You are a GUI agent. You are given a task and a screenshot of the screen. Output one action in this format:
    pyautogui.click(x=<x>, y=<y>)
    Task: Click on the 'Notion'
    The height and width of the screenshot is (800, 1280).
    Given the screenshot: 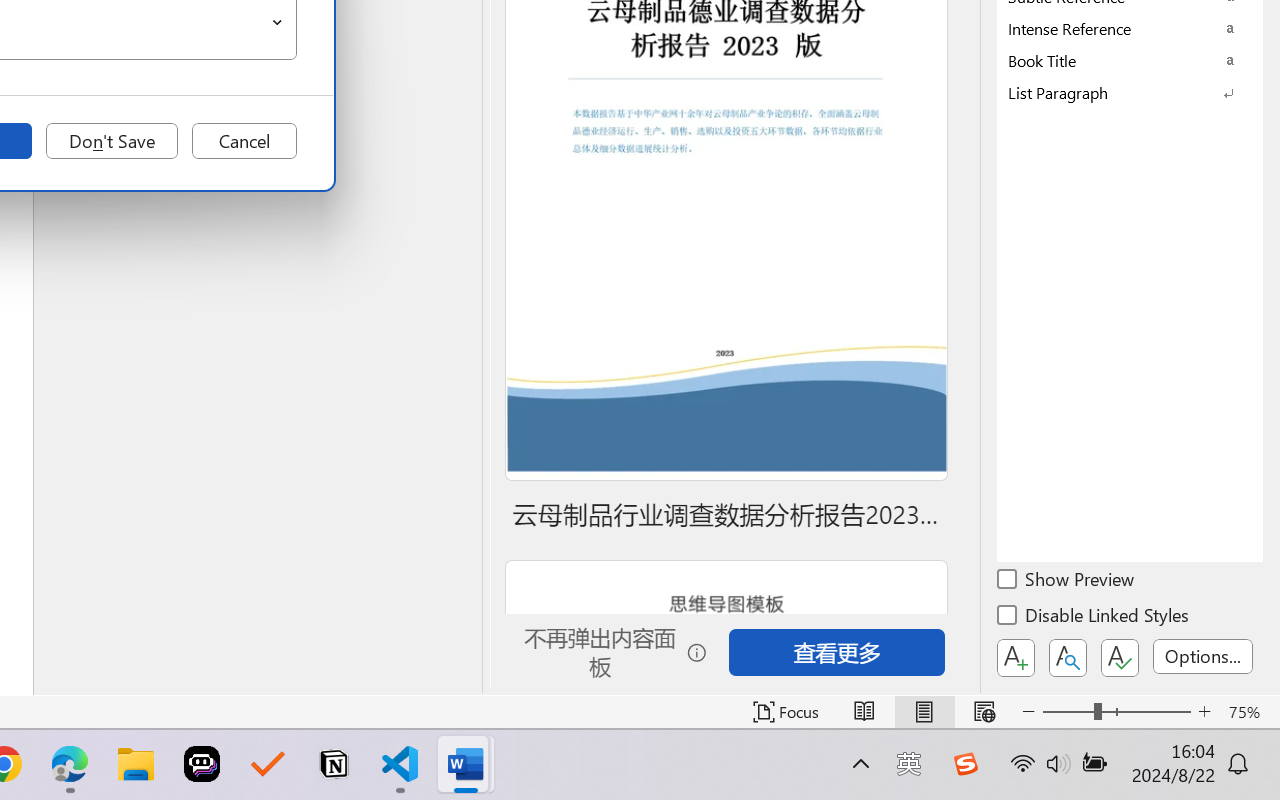 What is the action you would take?
    pyautogui.click(x=334, y=764)
    